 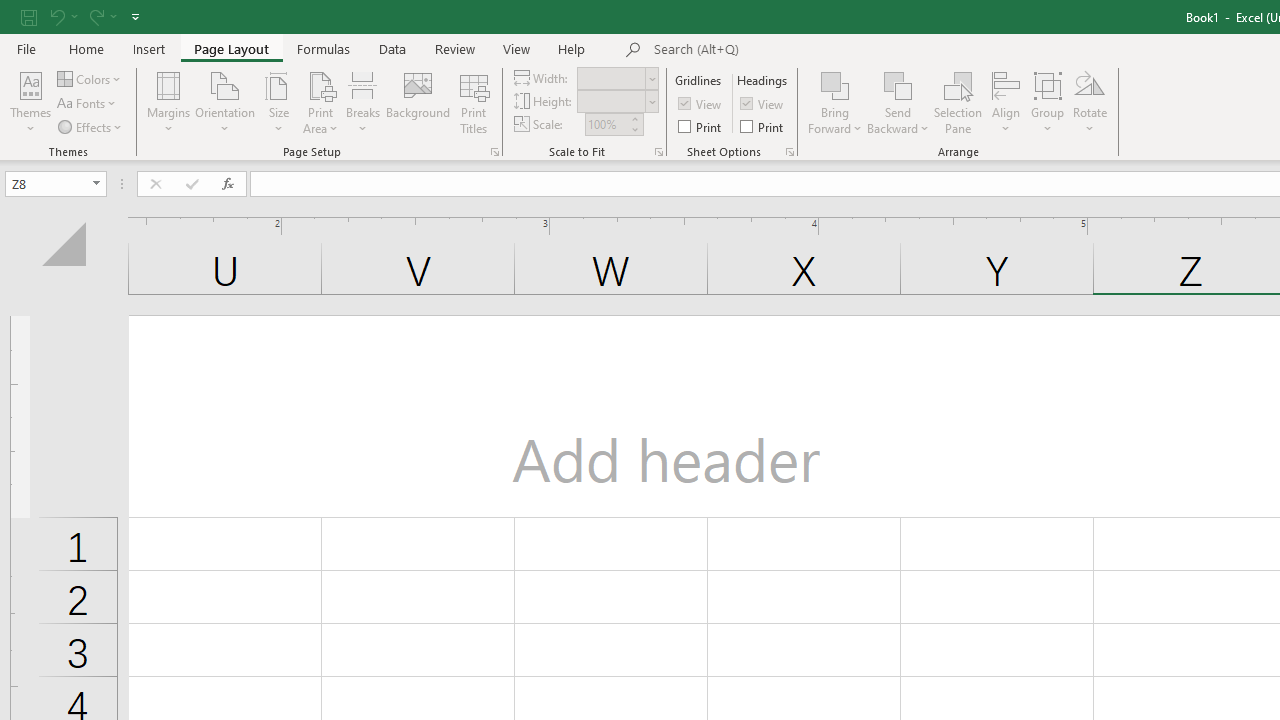 I want to click on 'Breaks', so click(x=362, y=103).